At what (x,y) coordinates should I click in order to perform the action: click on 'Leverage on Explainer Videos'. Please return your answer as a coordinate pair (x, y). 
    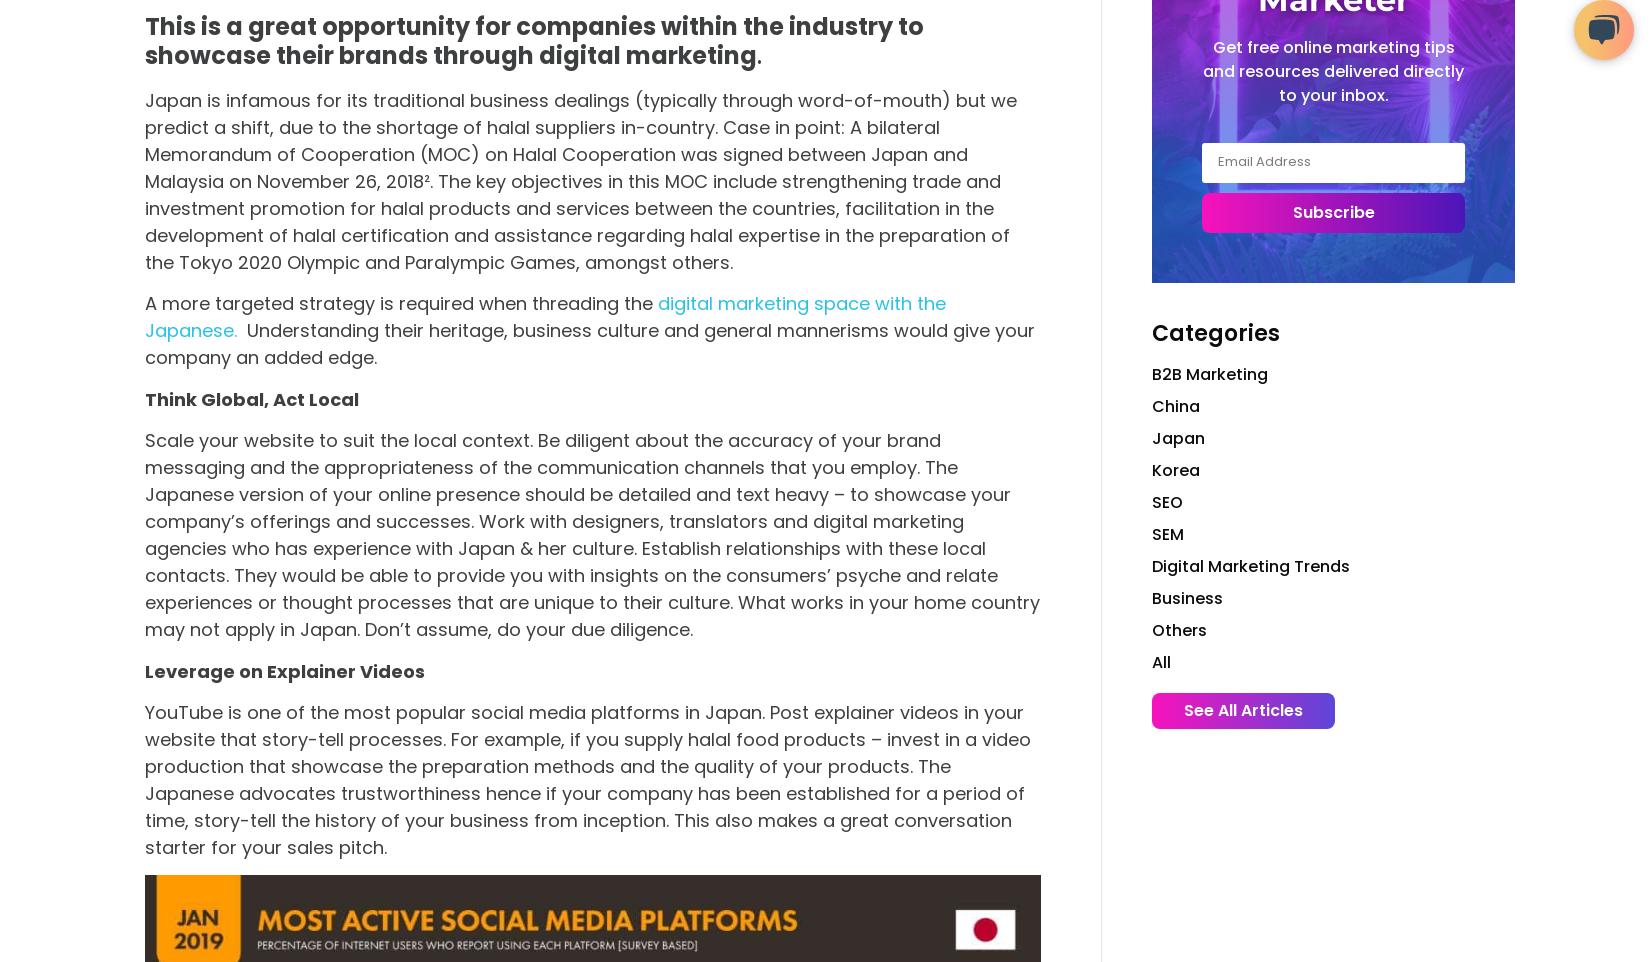
    Looking at the image, I should click on (284, 670).